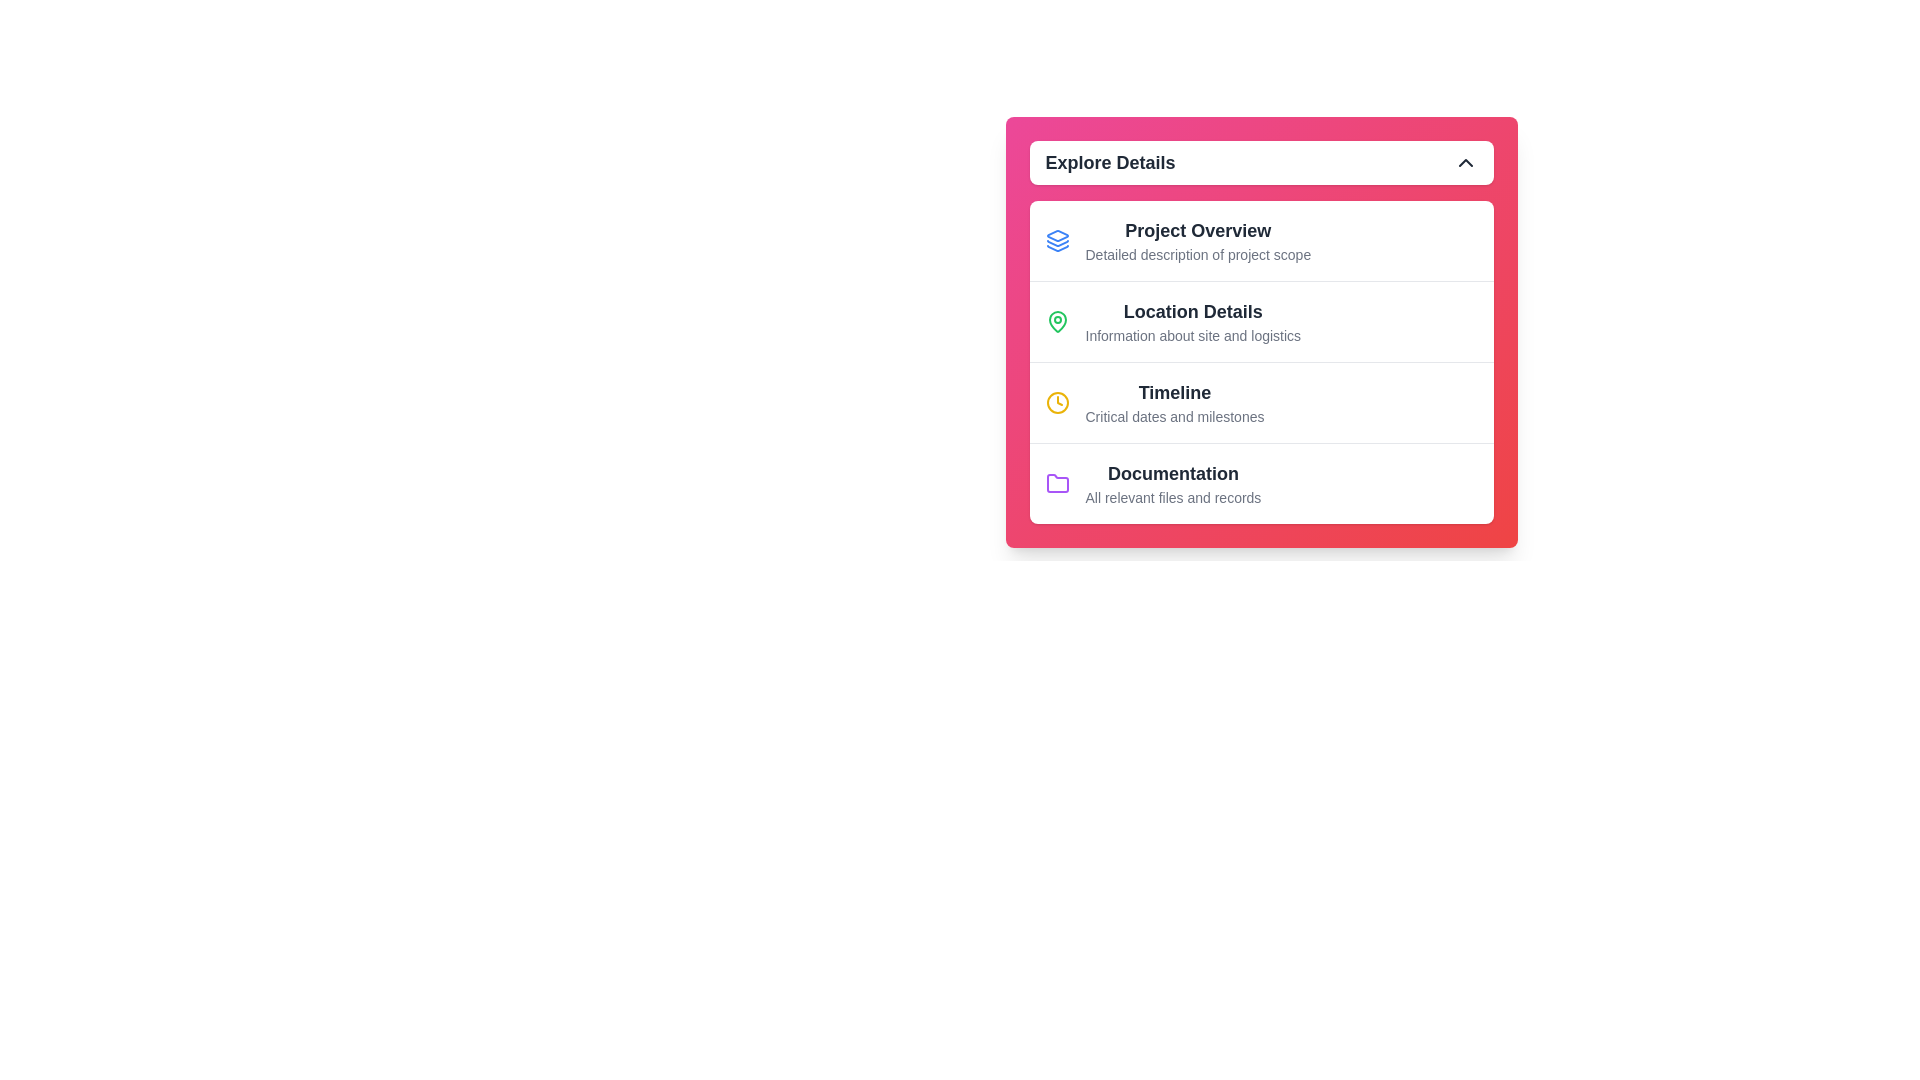 The image size is (1920, 1080). Describe the element at coordinates (1056, 320) in the screenshot. I see `the location-related icon positioned to the left of 'Location Details' in the 'Explore Details' panel to gather its meaning` at that location.